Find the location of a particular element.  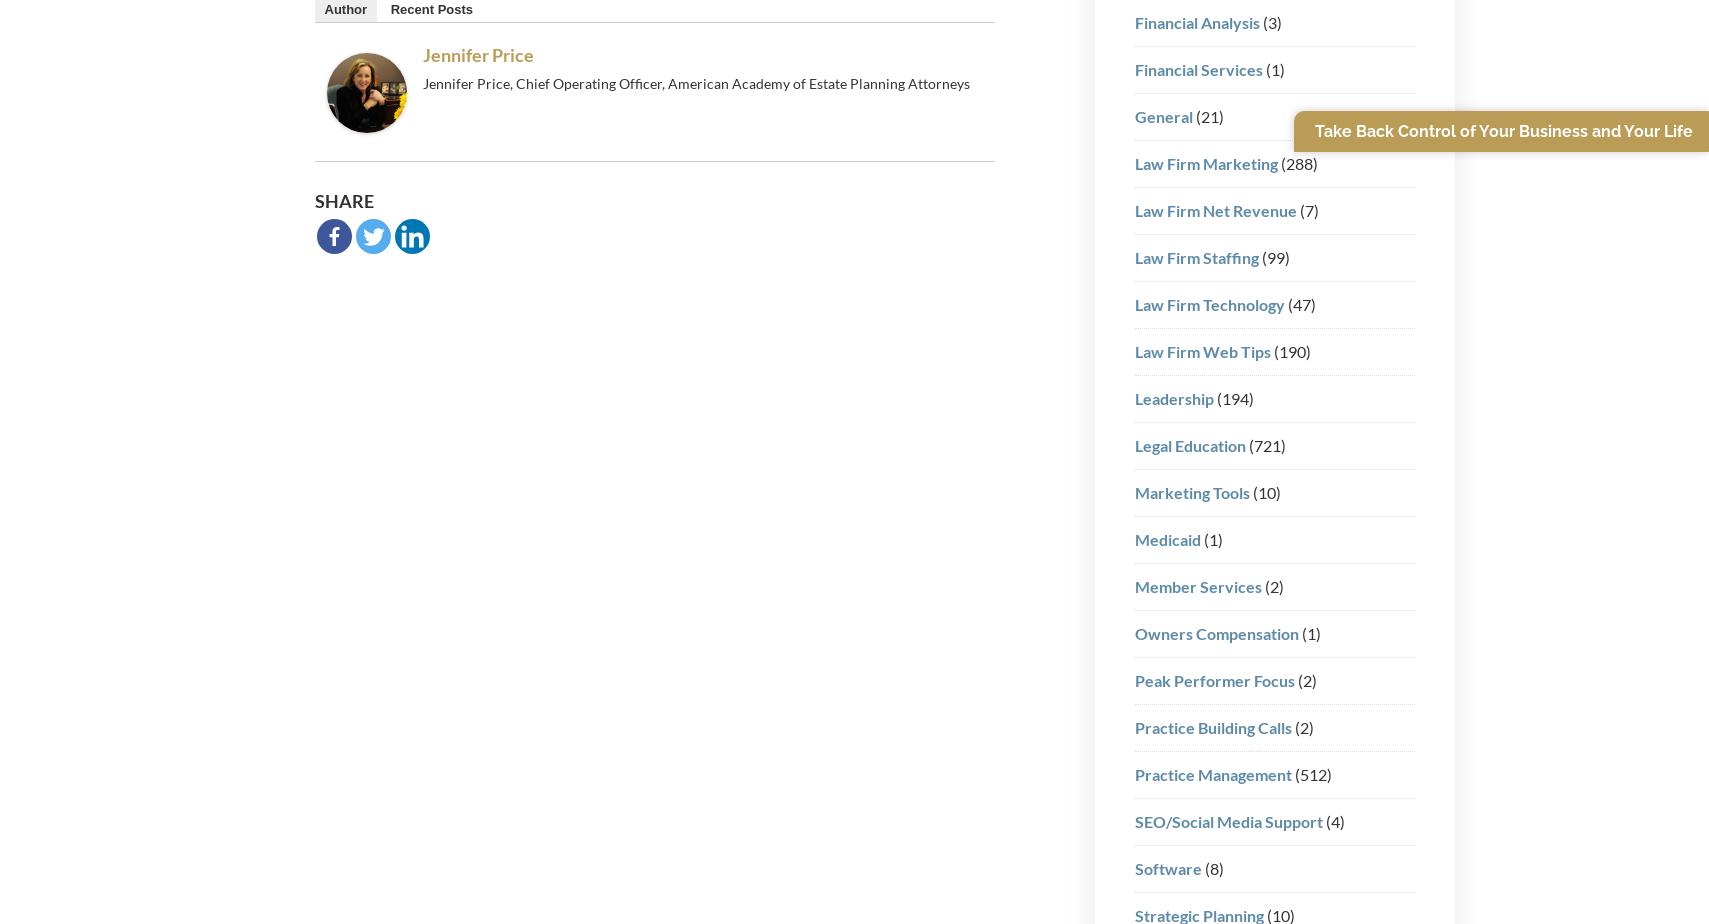

'(288)' is located at coordinates (1296, 162).